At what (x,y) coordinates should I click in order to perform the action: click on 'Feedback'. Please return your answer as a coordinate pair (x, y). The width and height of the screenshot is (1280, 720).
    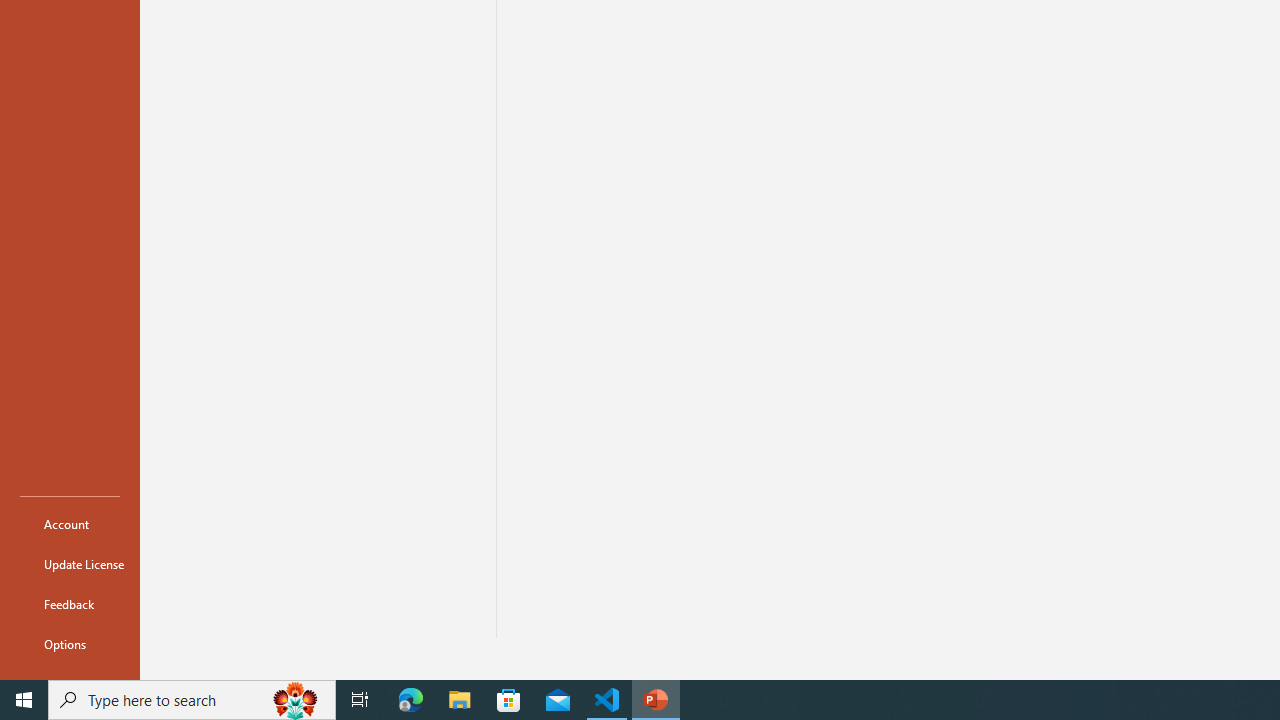
    Looking at the image, I should click on (69, 603).